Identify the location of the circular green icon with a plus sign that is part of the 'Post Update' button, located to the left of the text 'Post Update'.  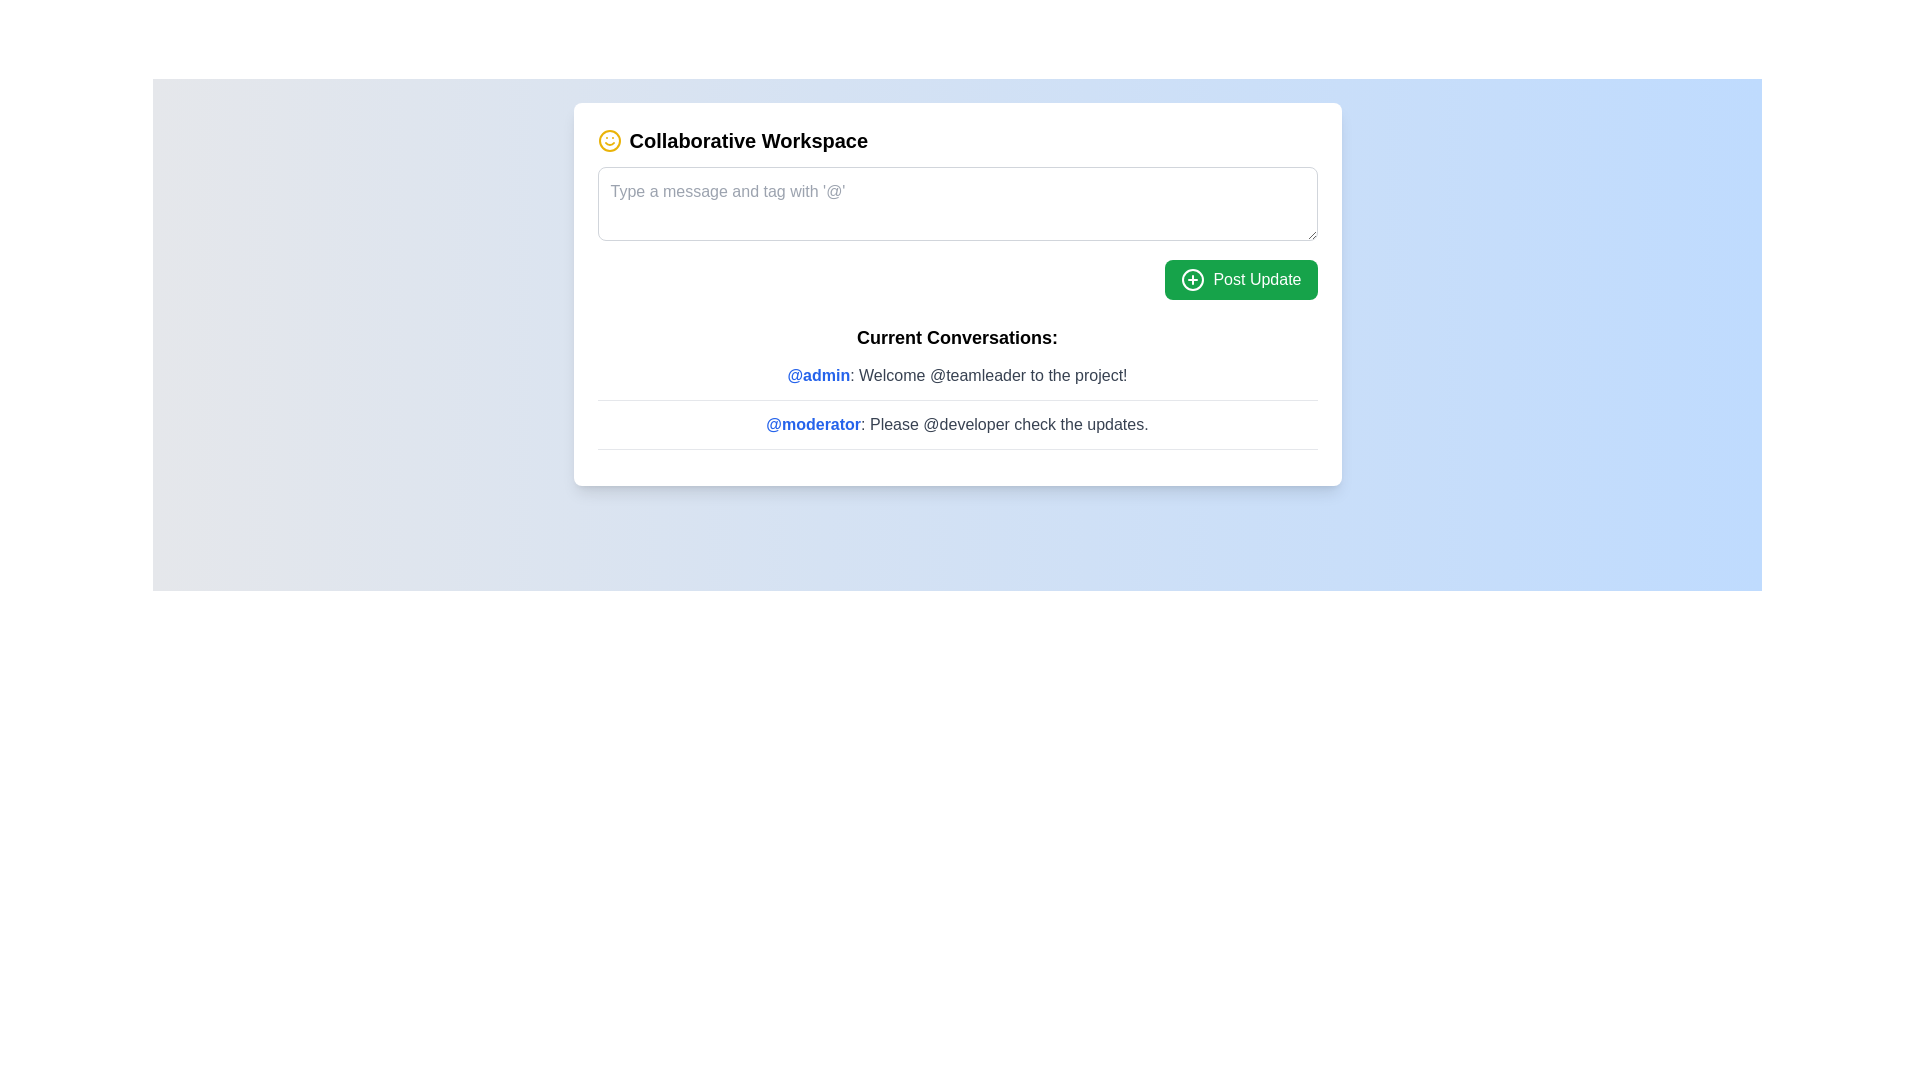
(1193, 280).